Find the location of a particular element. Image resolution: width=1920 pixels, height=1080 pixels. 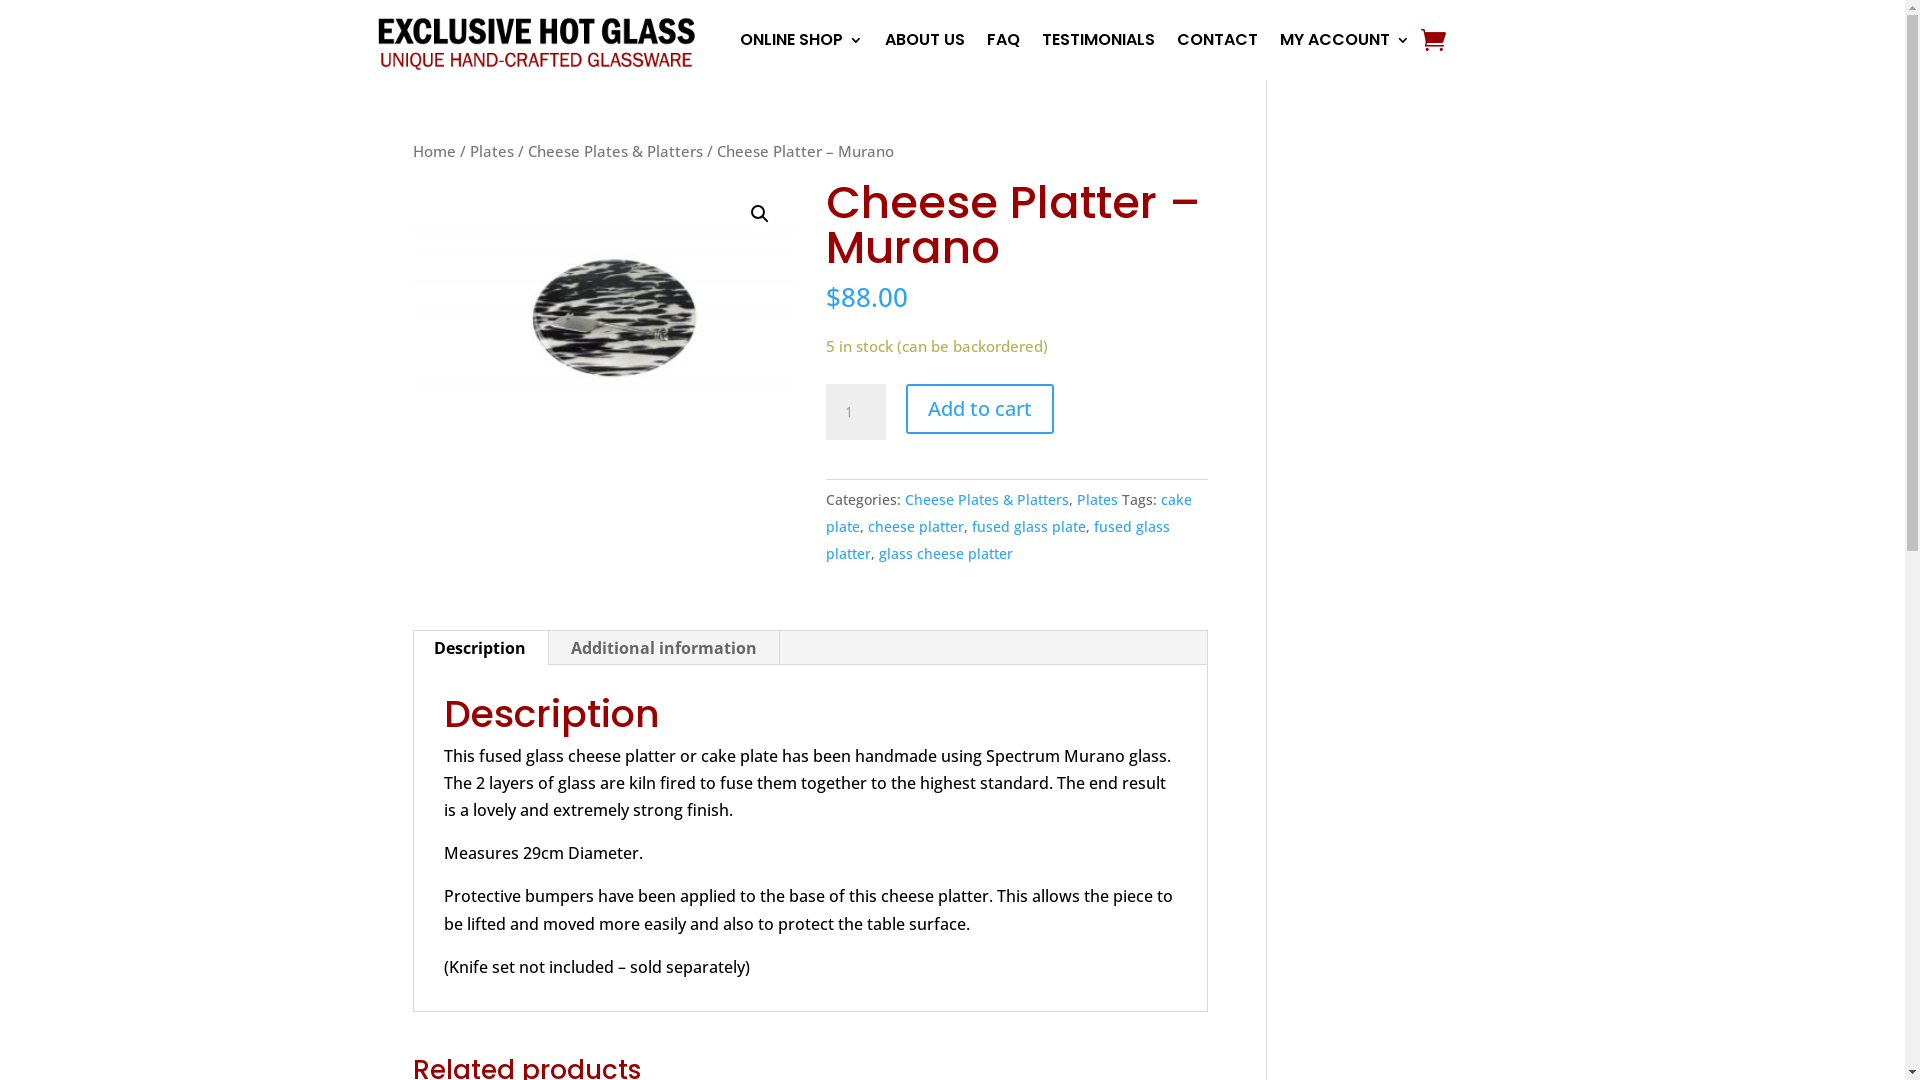

'CONTACT' is located at coordinates (1216, 39).